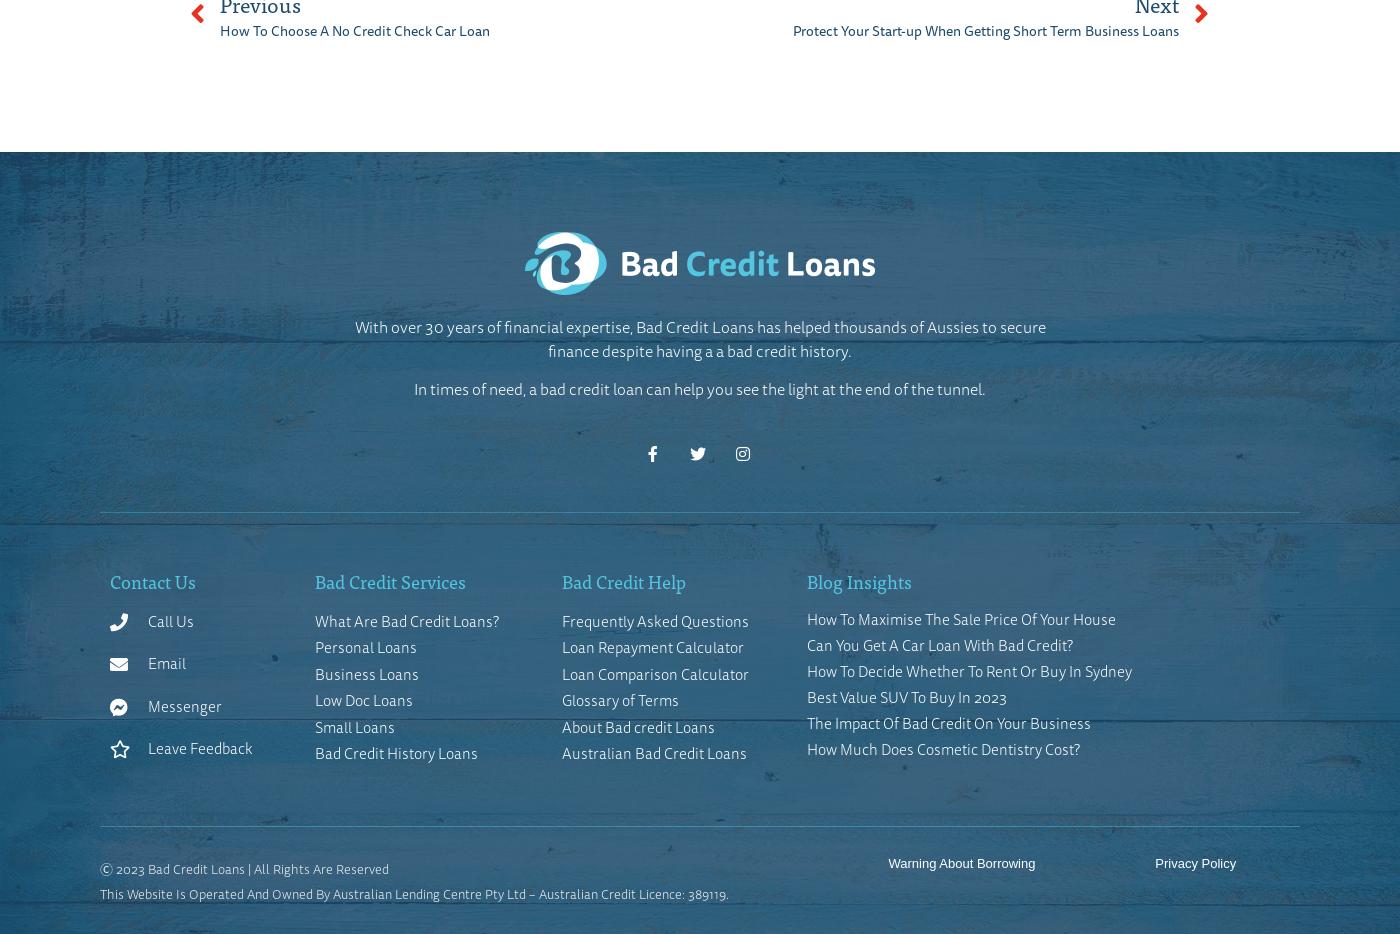  I want to click on 'Business Loans', so click(366, 672).